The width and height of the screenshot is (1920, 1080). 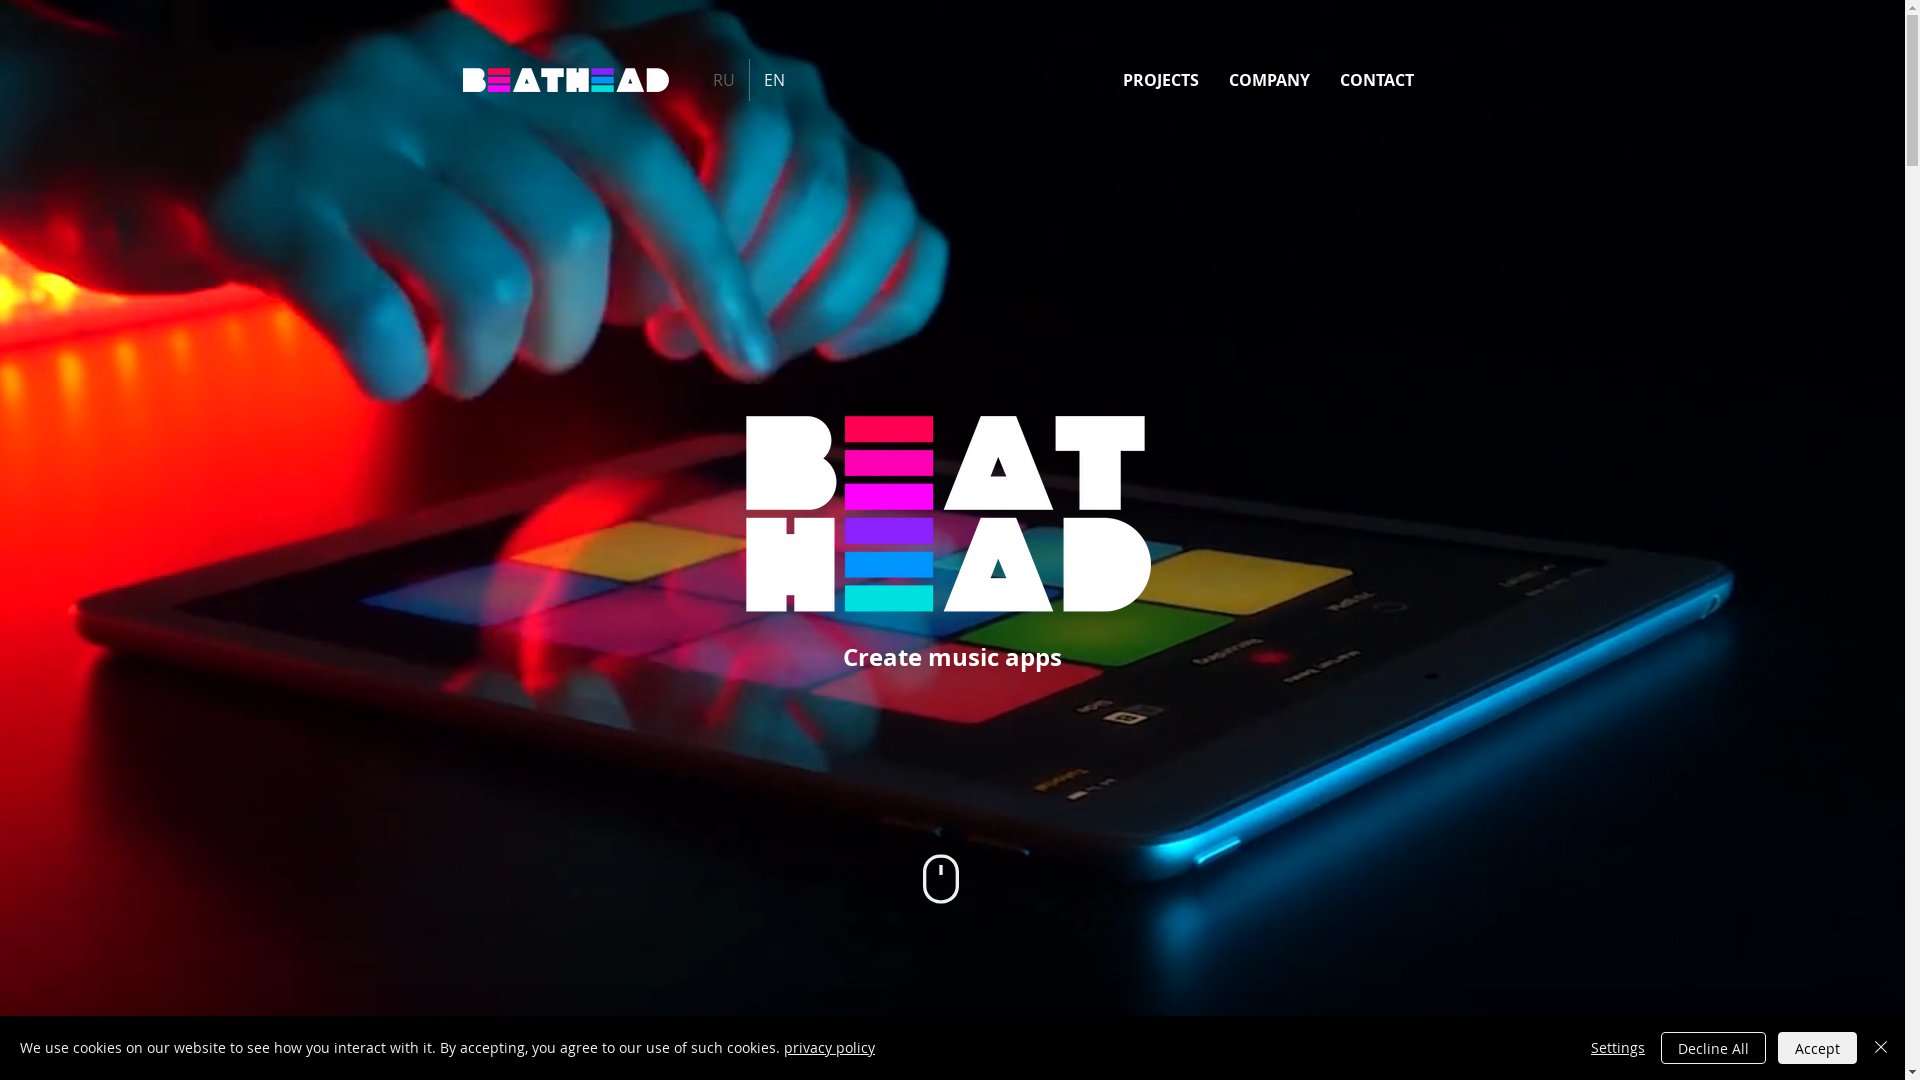 What do you see at coordinates (697, 79) in the screenshot?
I see `'RU'` at bounding box center [697, 79].